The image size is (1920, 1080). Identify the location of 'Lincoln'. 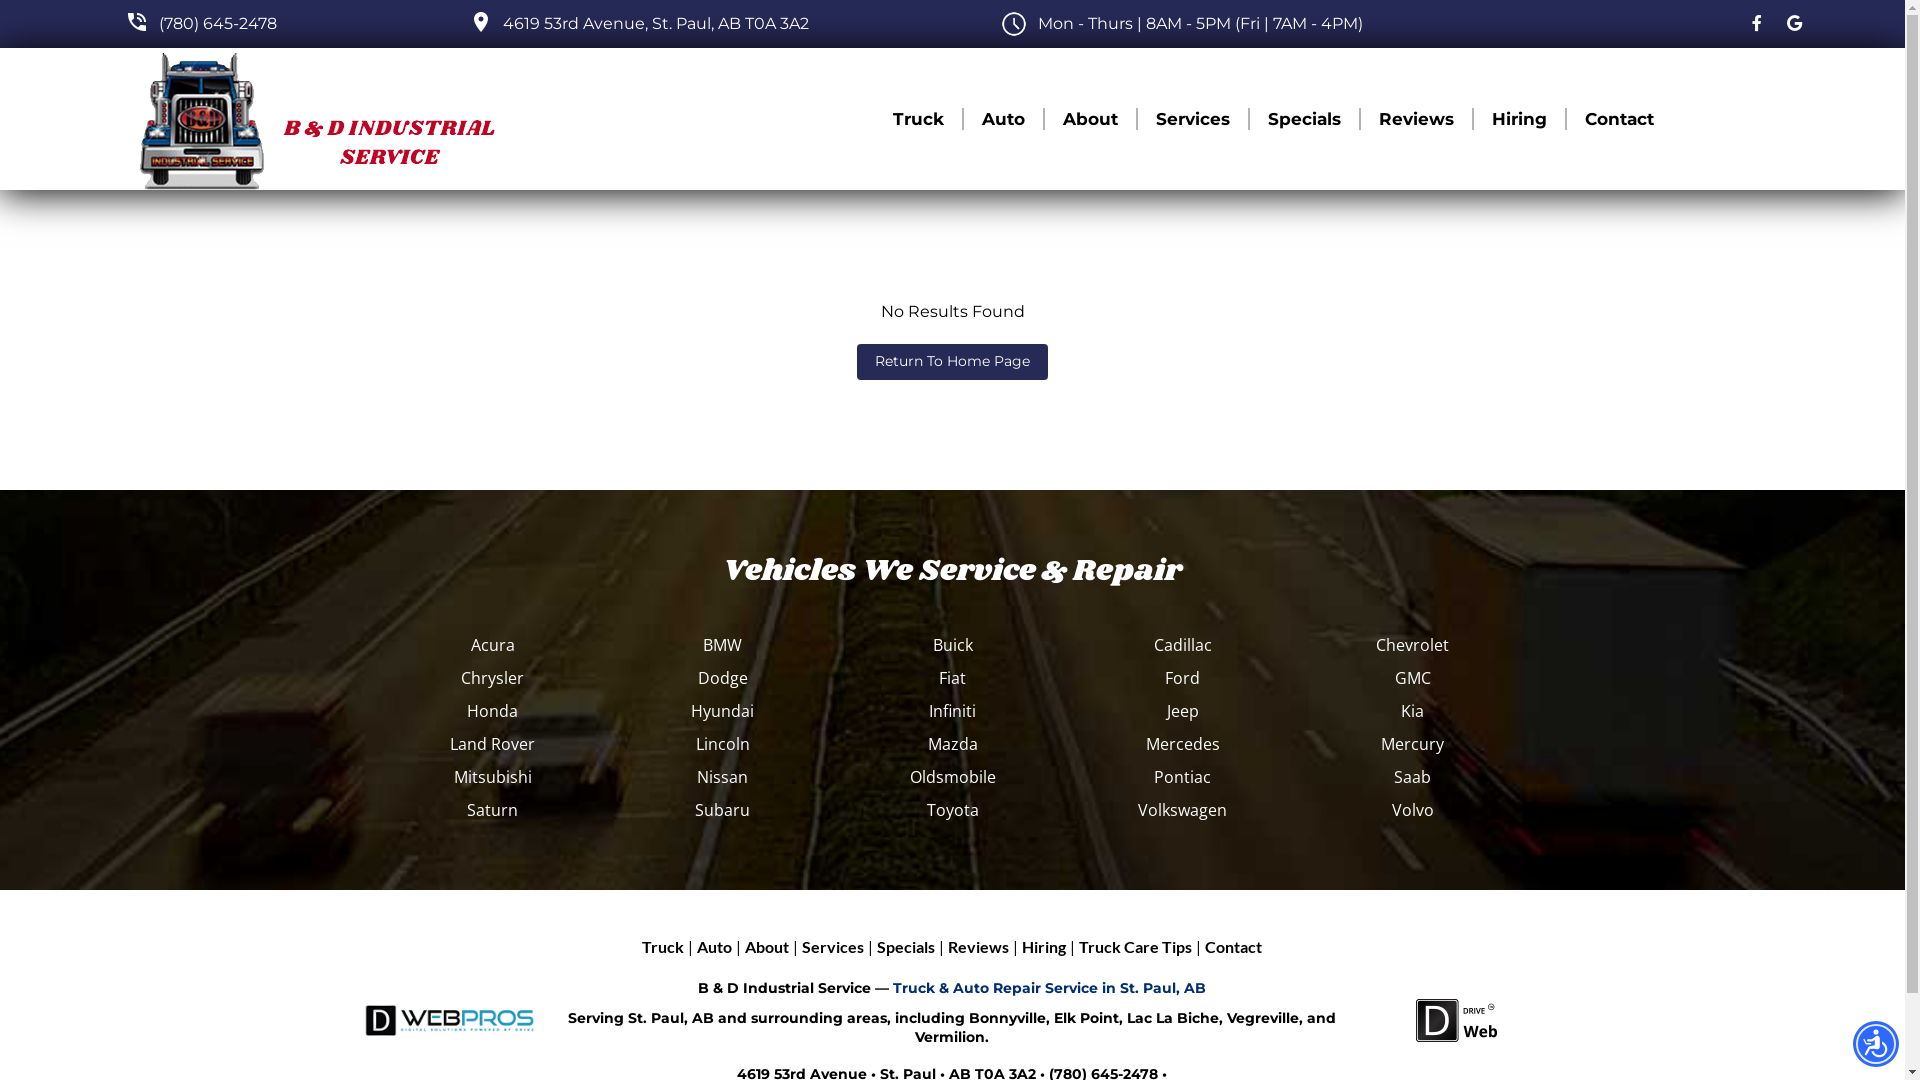
(722, 744).